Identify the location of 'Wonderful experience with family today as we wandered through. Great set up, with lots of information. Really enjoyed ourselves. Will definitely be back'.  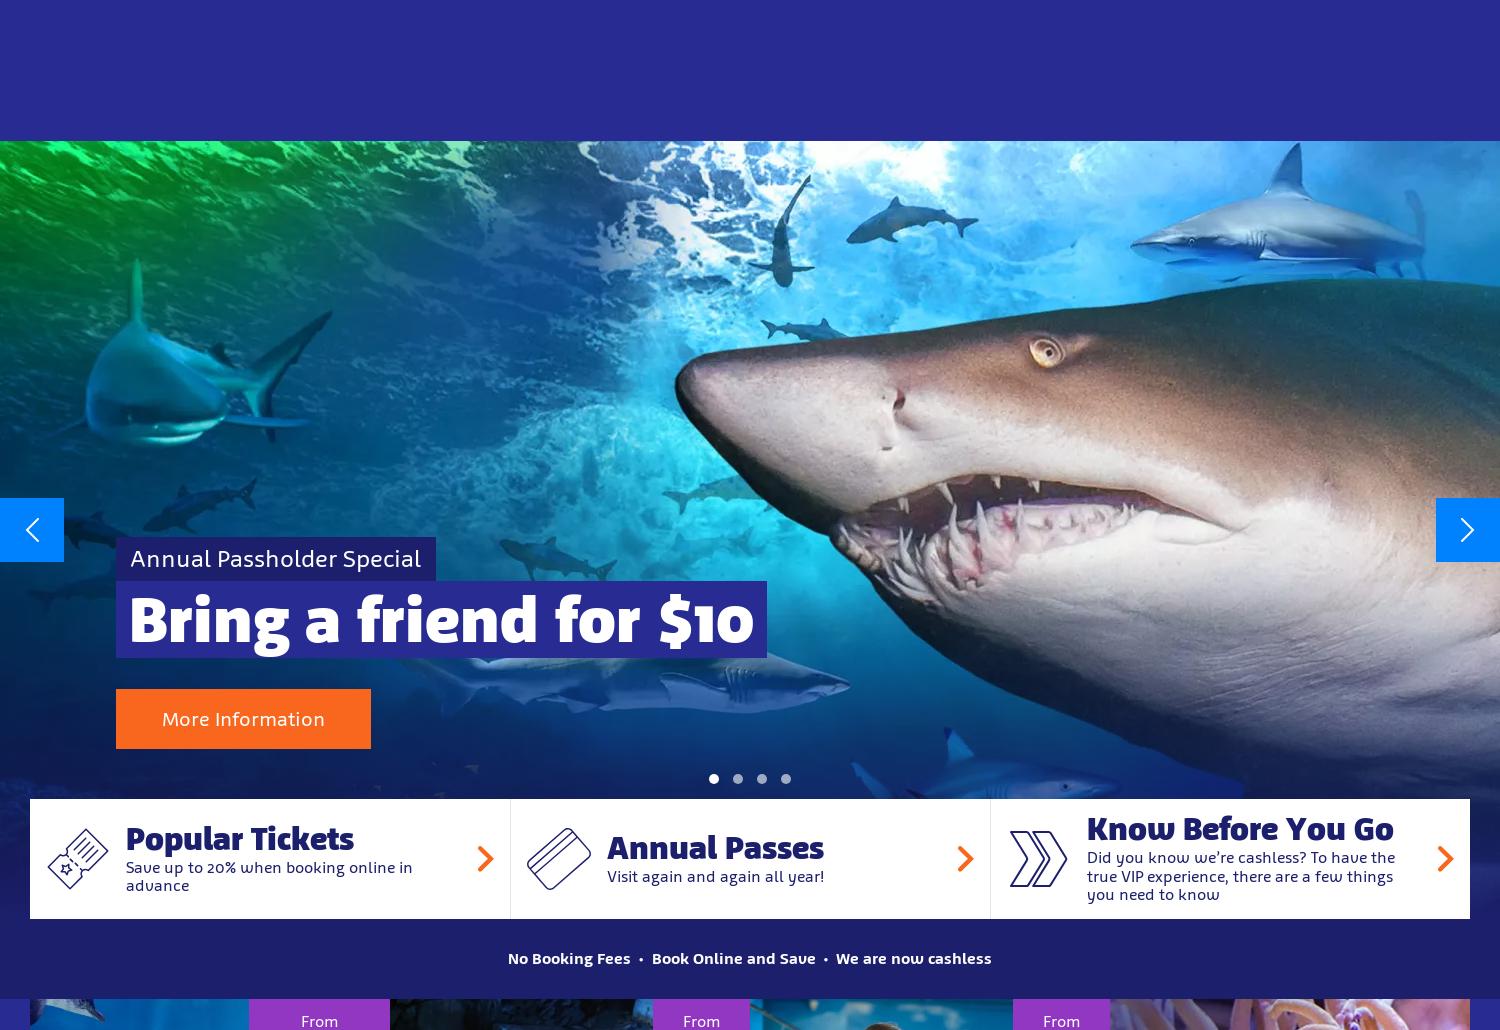
(750, 663).